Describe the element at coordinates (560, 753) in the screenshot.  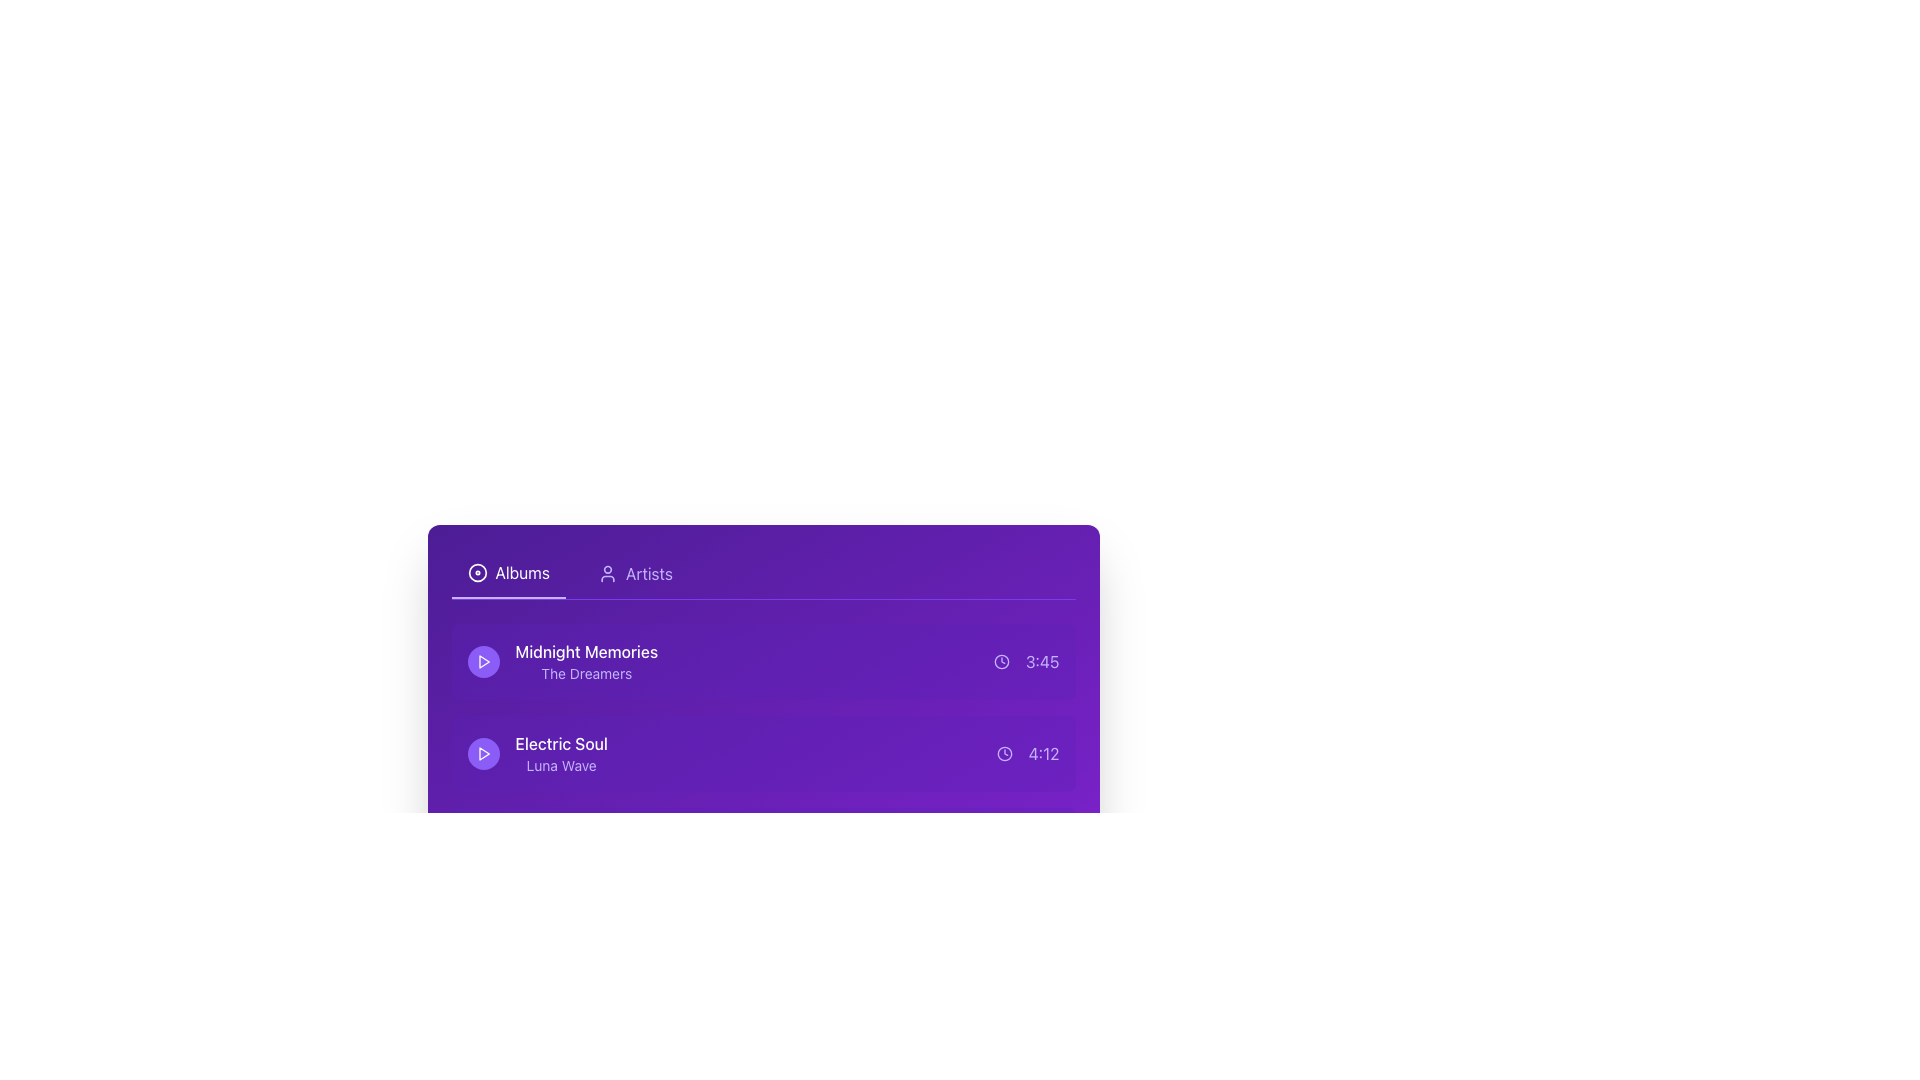
I see `the text display component that shows the title and subtitle of a music track, located to the right of the play button` at that location.